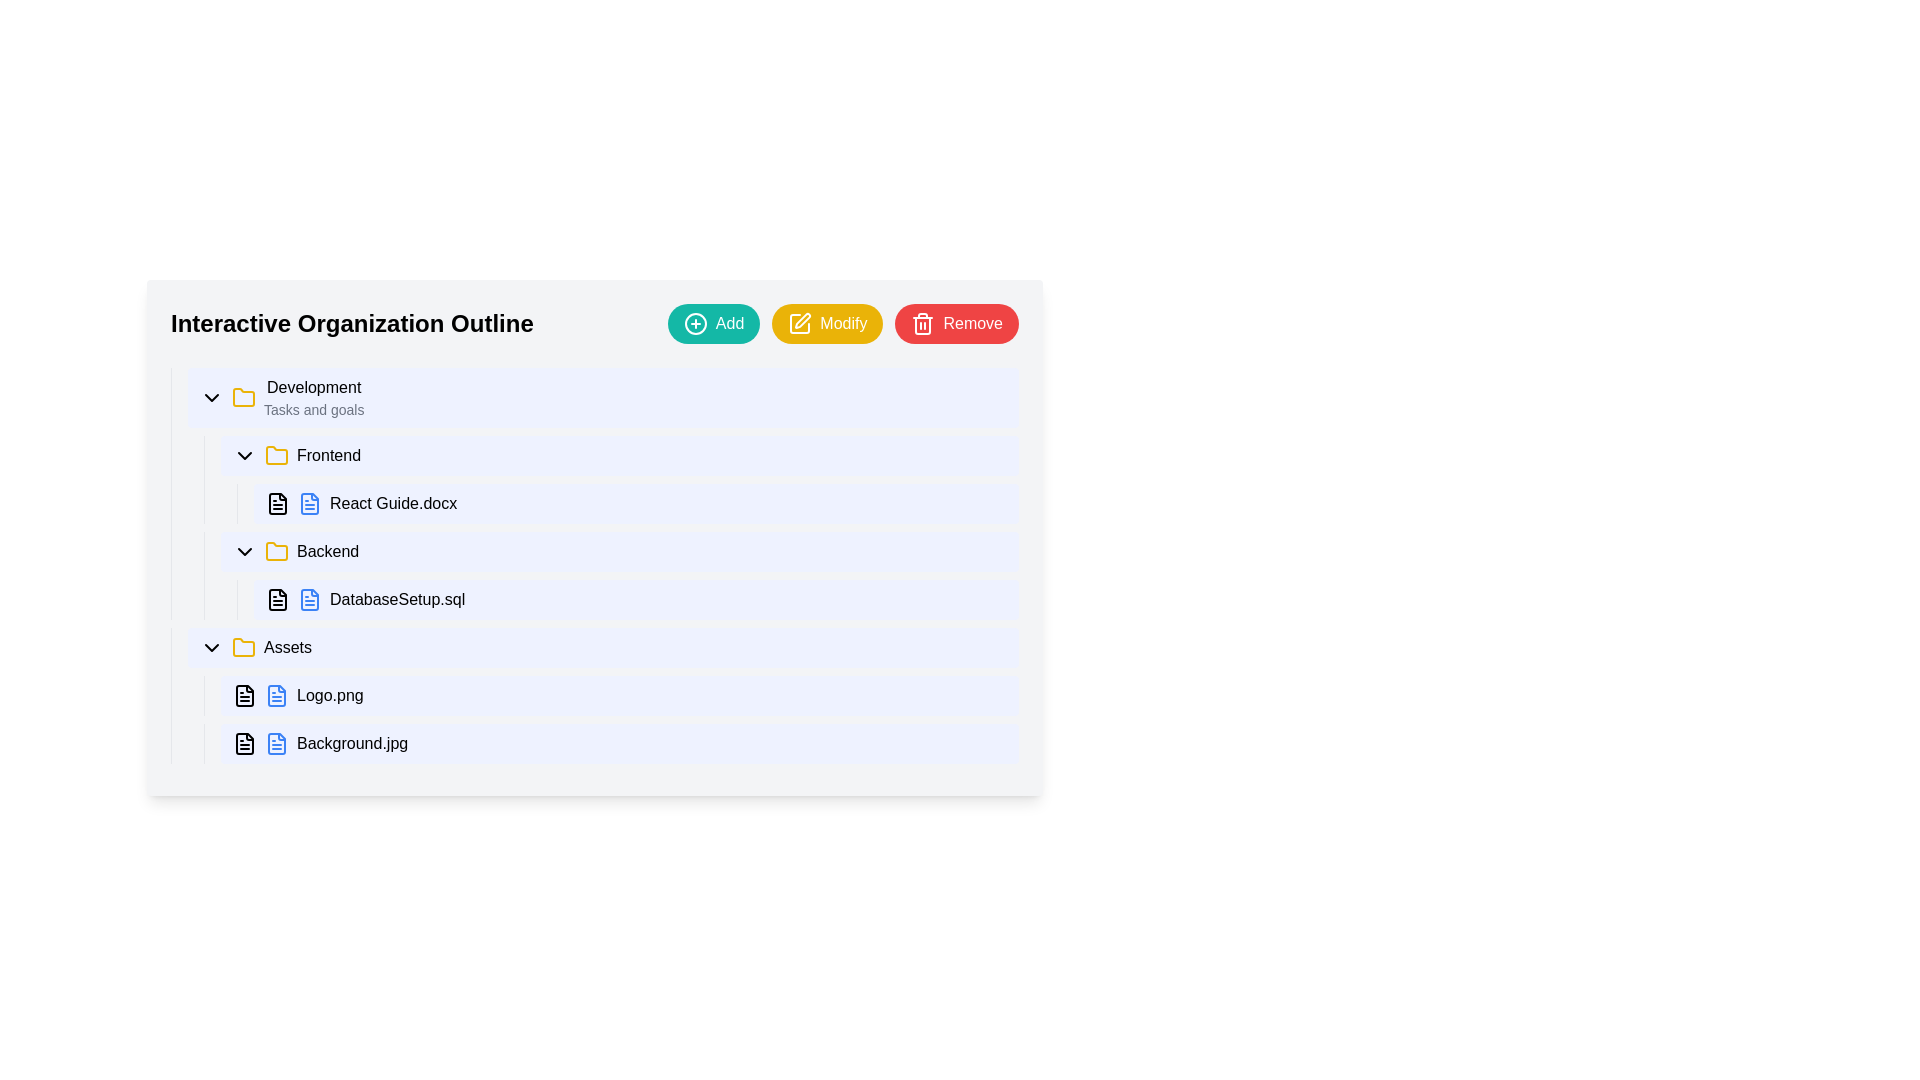 Image resolution: width=1920 pixels, height=1080 pixels. What do you see at coordinates (211, 397) in the screenshot?
I see `the downward-pointing chevron arrow icon button located in the 'Development' section header, which is styled with a minimalistic design and positioned next to the yellow folder icon` at bounding box center [211, 397].